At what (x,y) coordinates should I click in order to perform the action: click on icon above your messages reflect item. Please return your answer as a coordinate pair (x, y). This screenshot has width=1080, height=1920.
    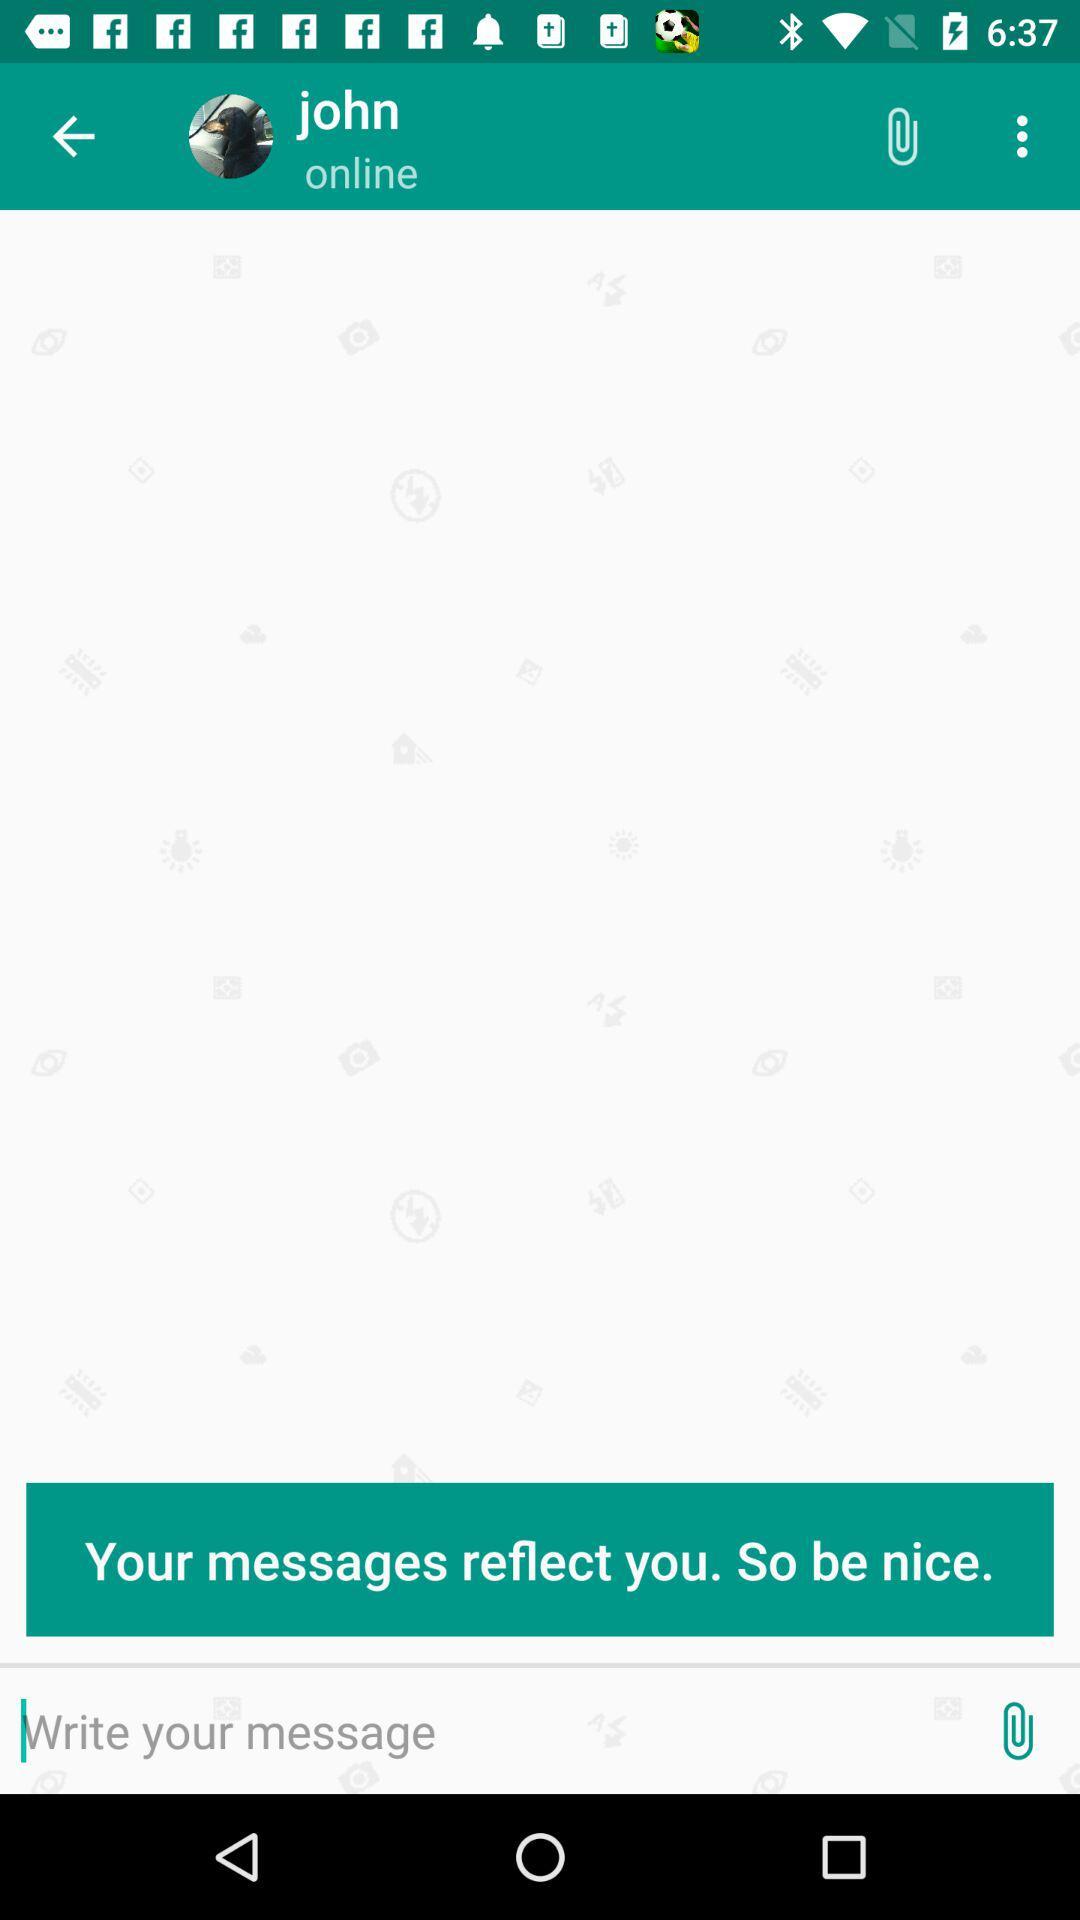
    Looking at the image, I should click on (72, 135).